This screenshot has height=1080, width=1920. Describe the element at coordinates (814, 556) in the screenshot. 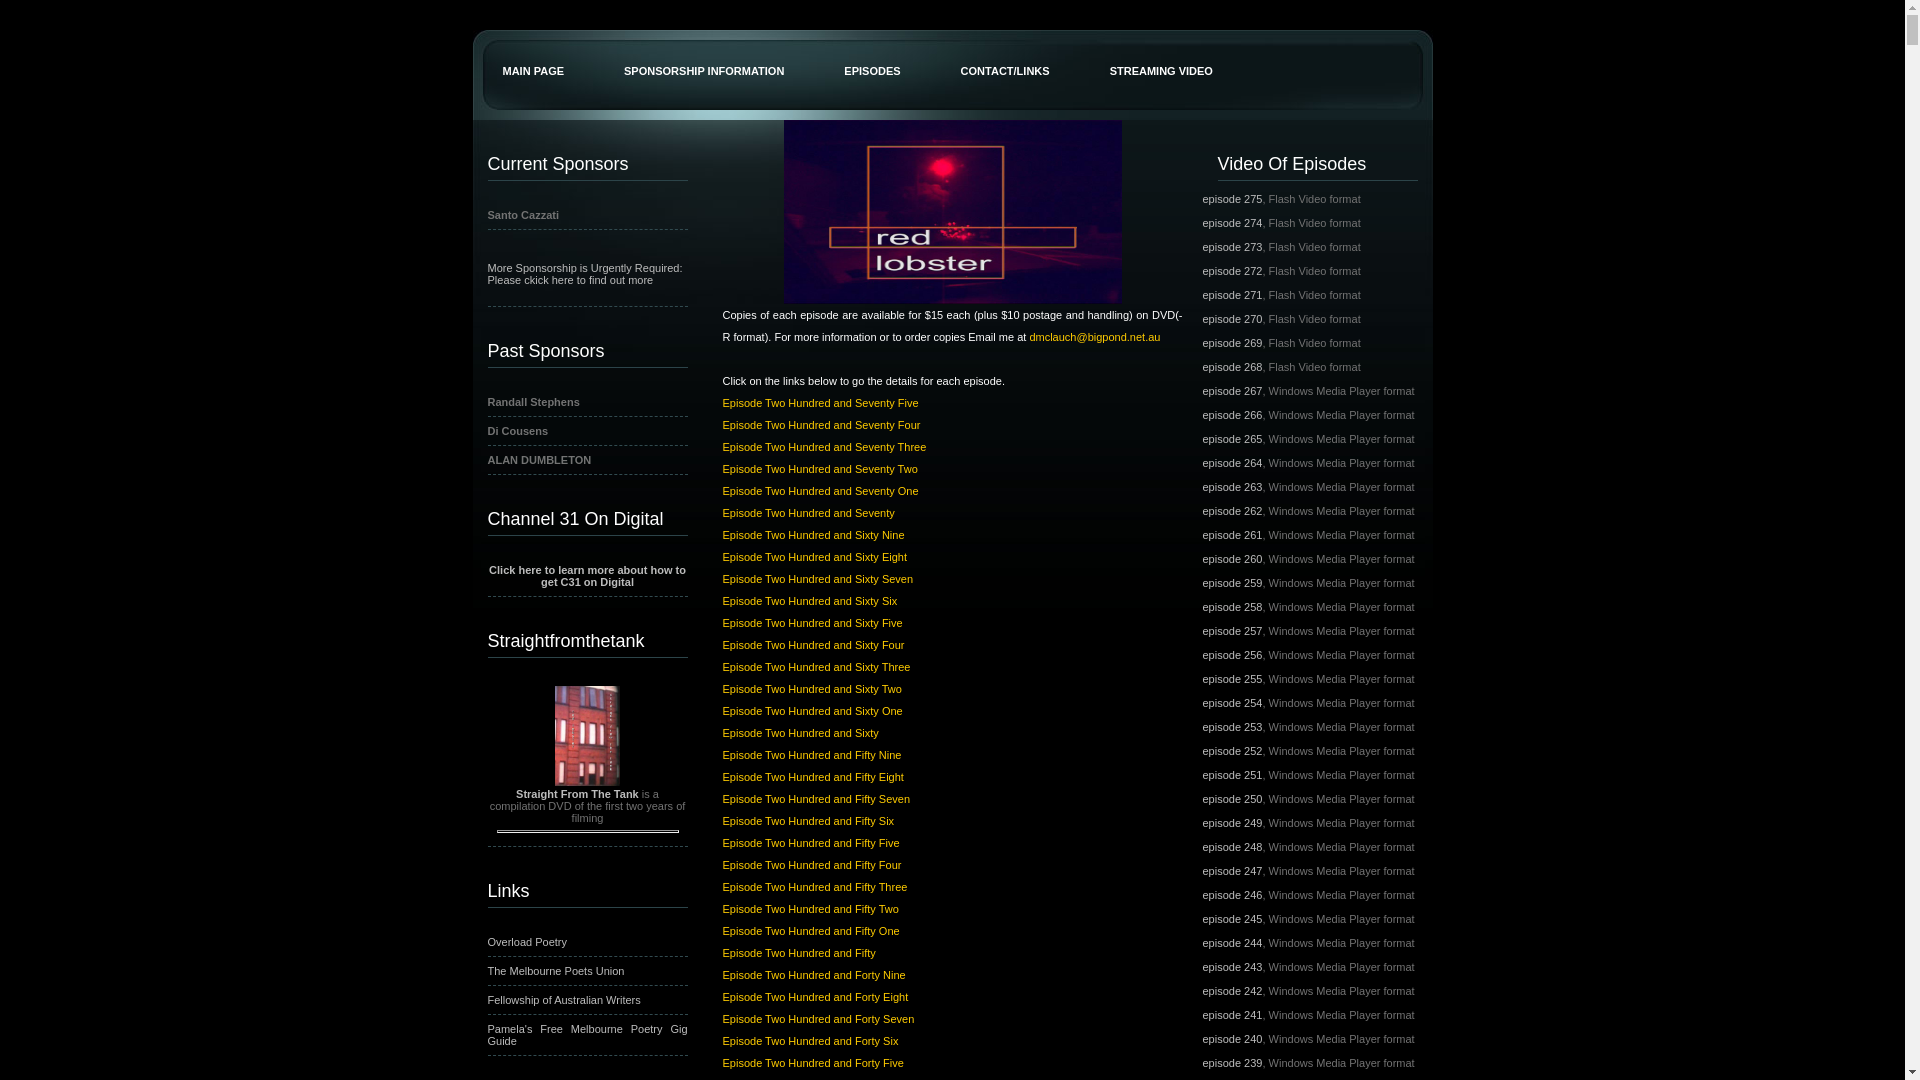

I see `'Episode Two Hundred and Sixty Eight'` at that location.